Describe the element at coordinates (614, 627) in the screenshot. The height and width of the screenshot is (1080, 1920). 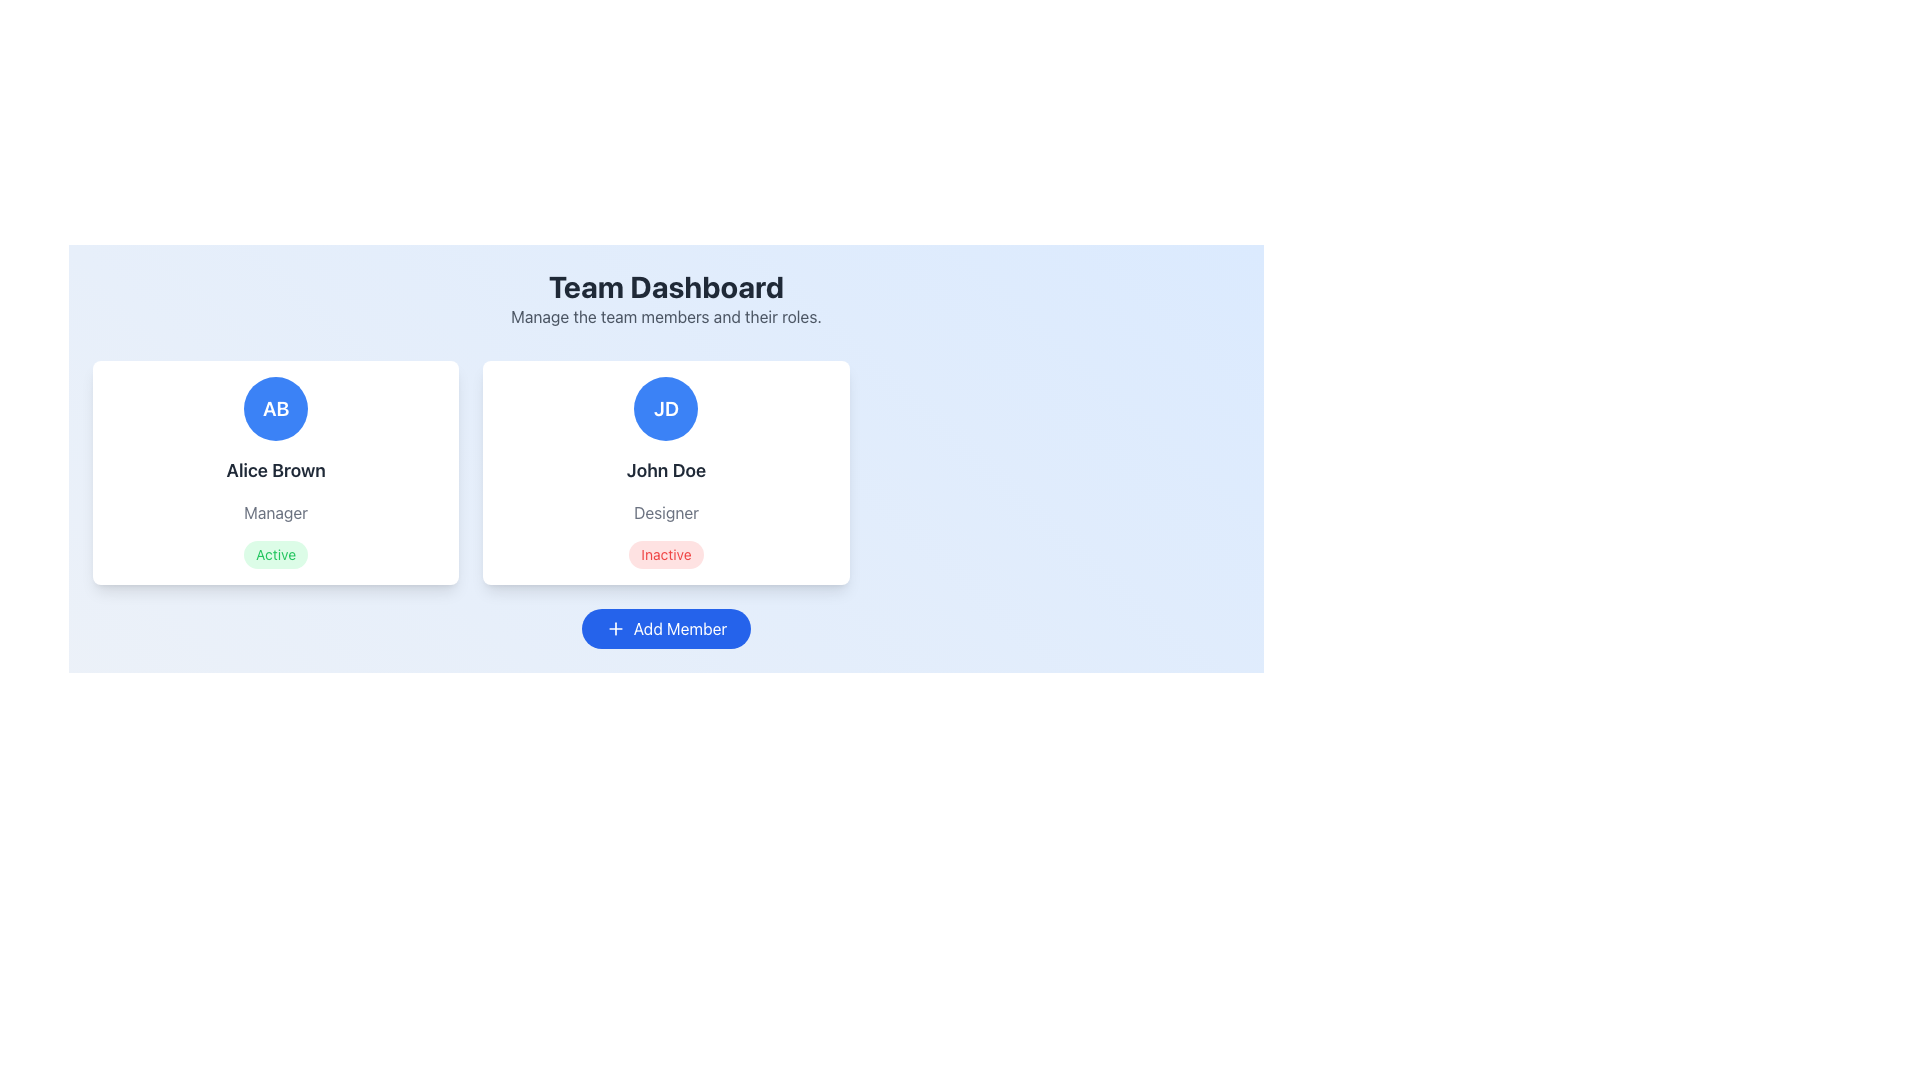
I see `the SVG-based icon located to the left of the 'Add Member' button, which symbolizes the action of adding a new member` at that location.